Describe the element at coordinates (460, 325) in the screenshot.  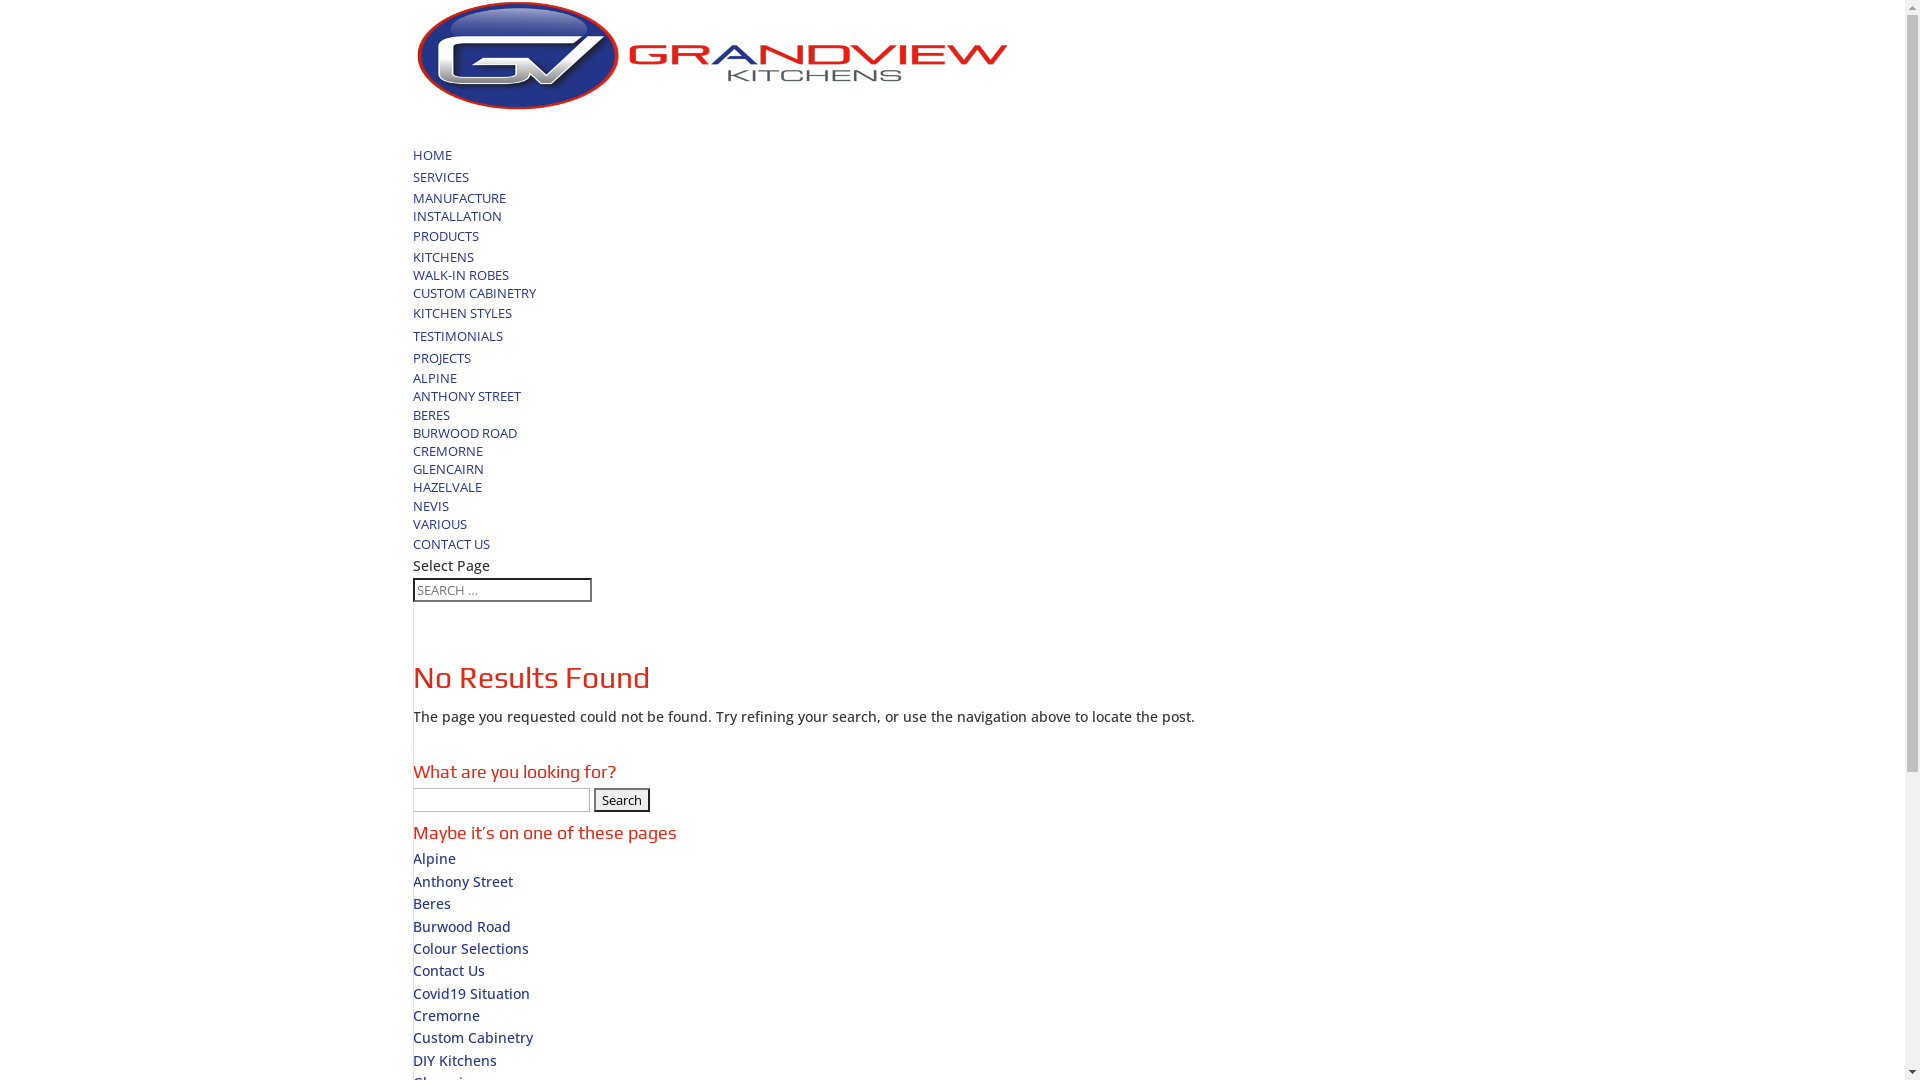
I see `'KITCHEN STYLES'` at that location.